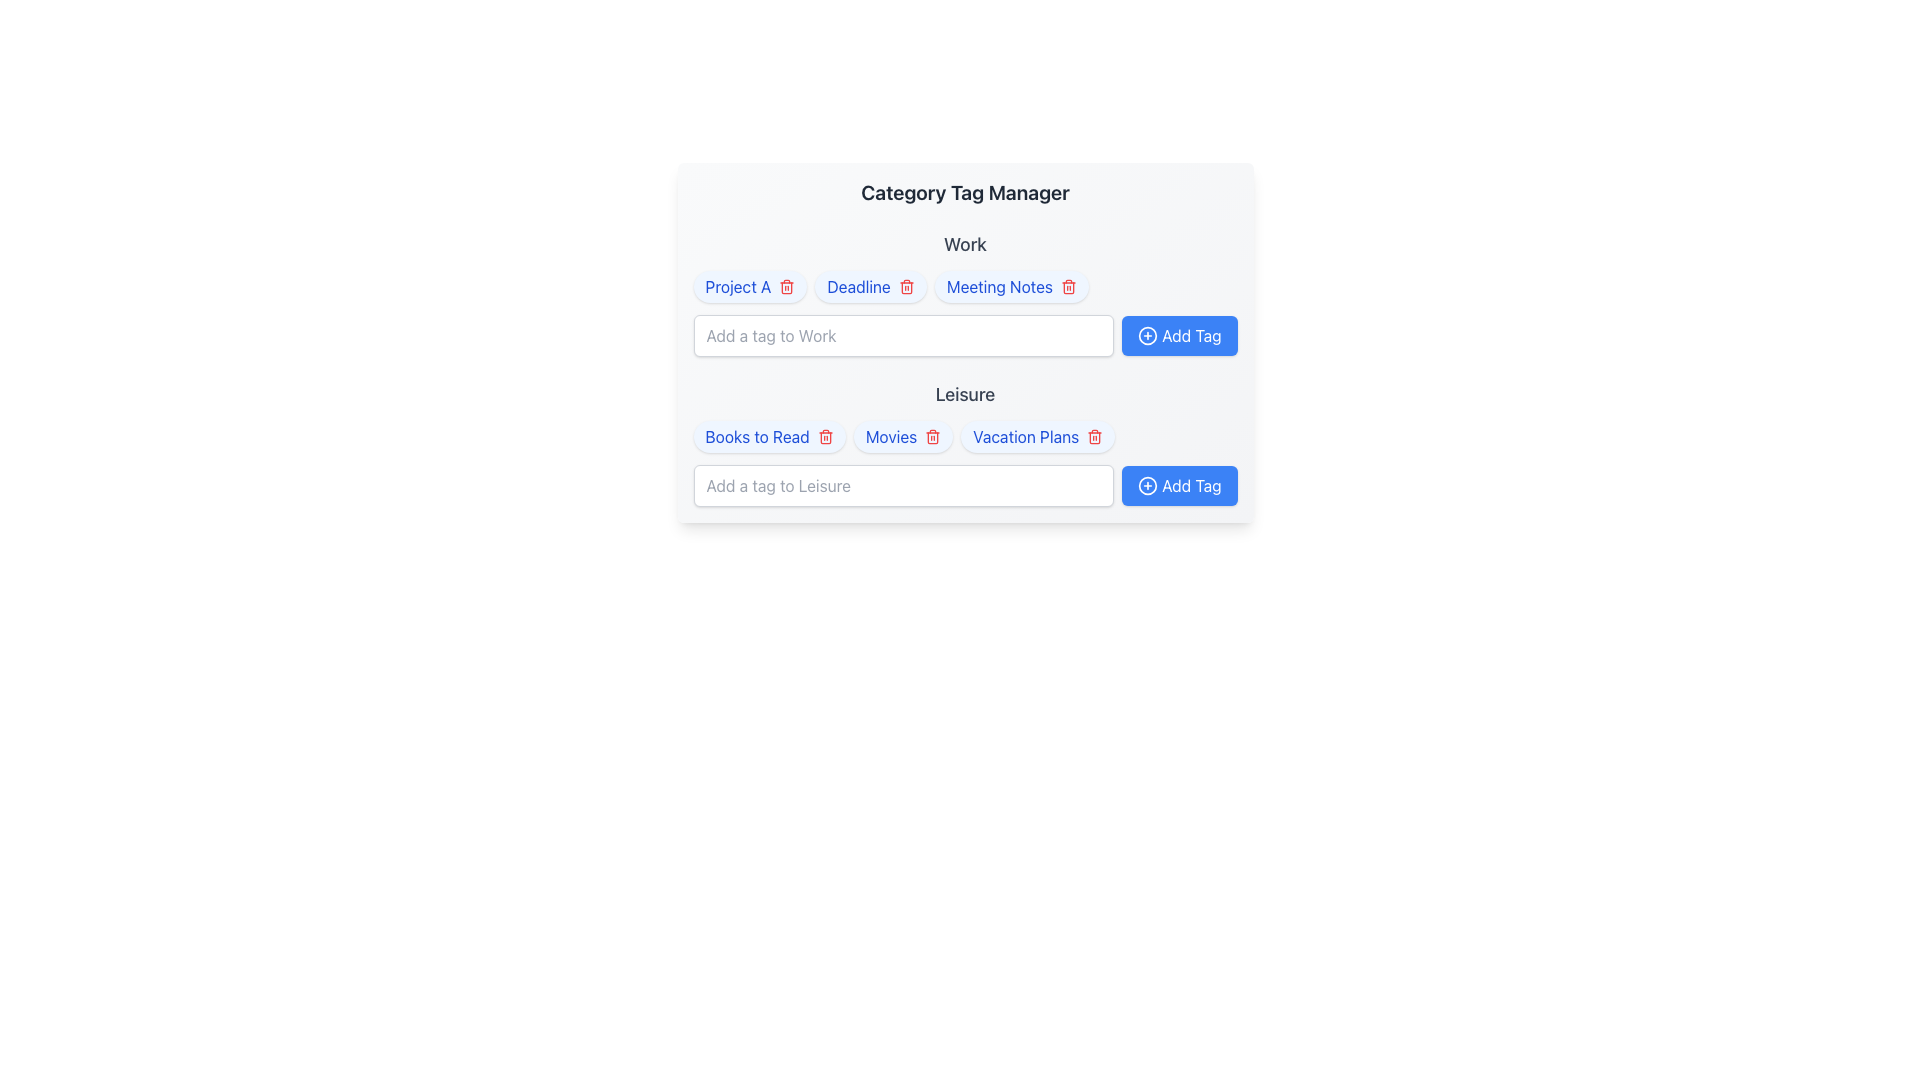 This screenshot has width=1920, height=1080. I want to click on the delete icon button located to the right of the 'Project A' label in the 'Work' section of the 'Category Tag Manager' interface, so click(786, 286).